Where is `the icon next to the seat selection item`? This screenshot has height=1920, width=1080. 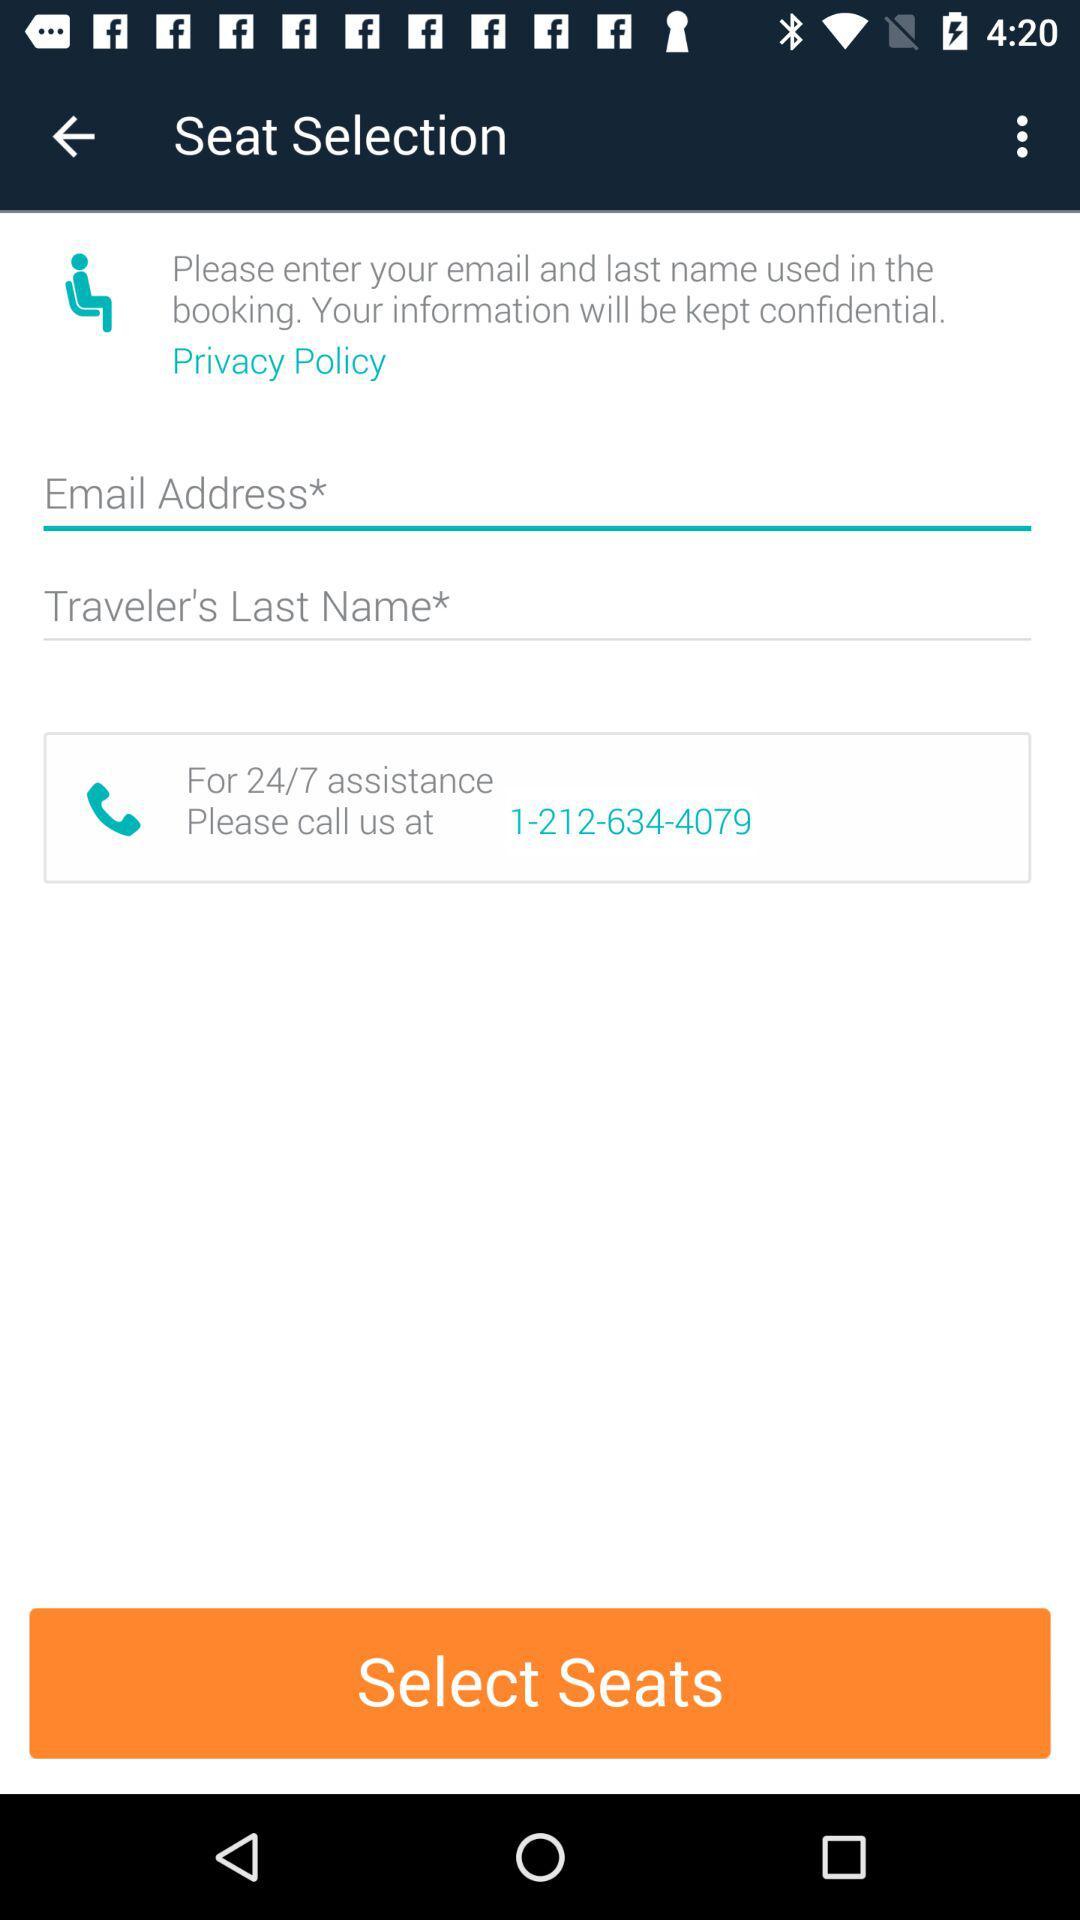 the icon next to the seat selection item is located at coordinates (1027, 135).